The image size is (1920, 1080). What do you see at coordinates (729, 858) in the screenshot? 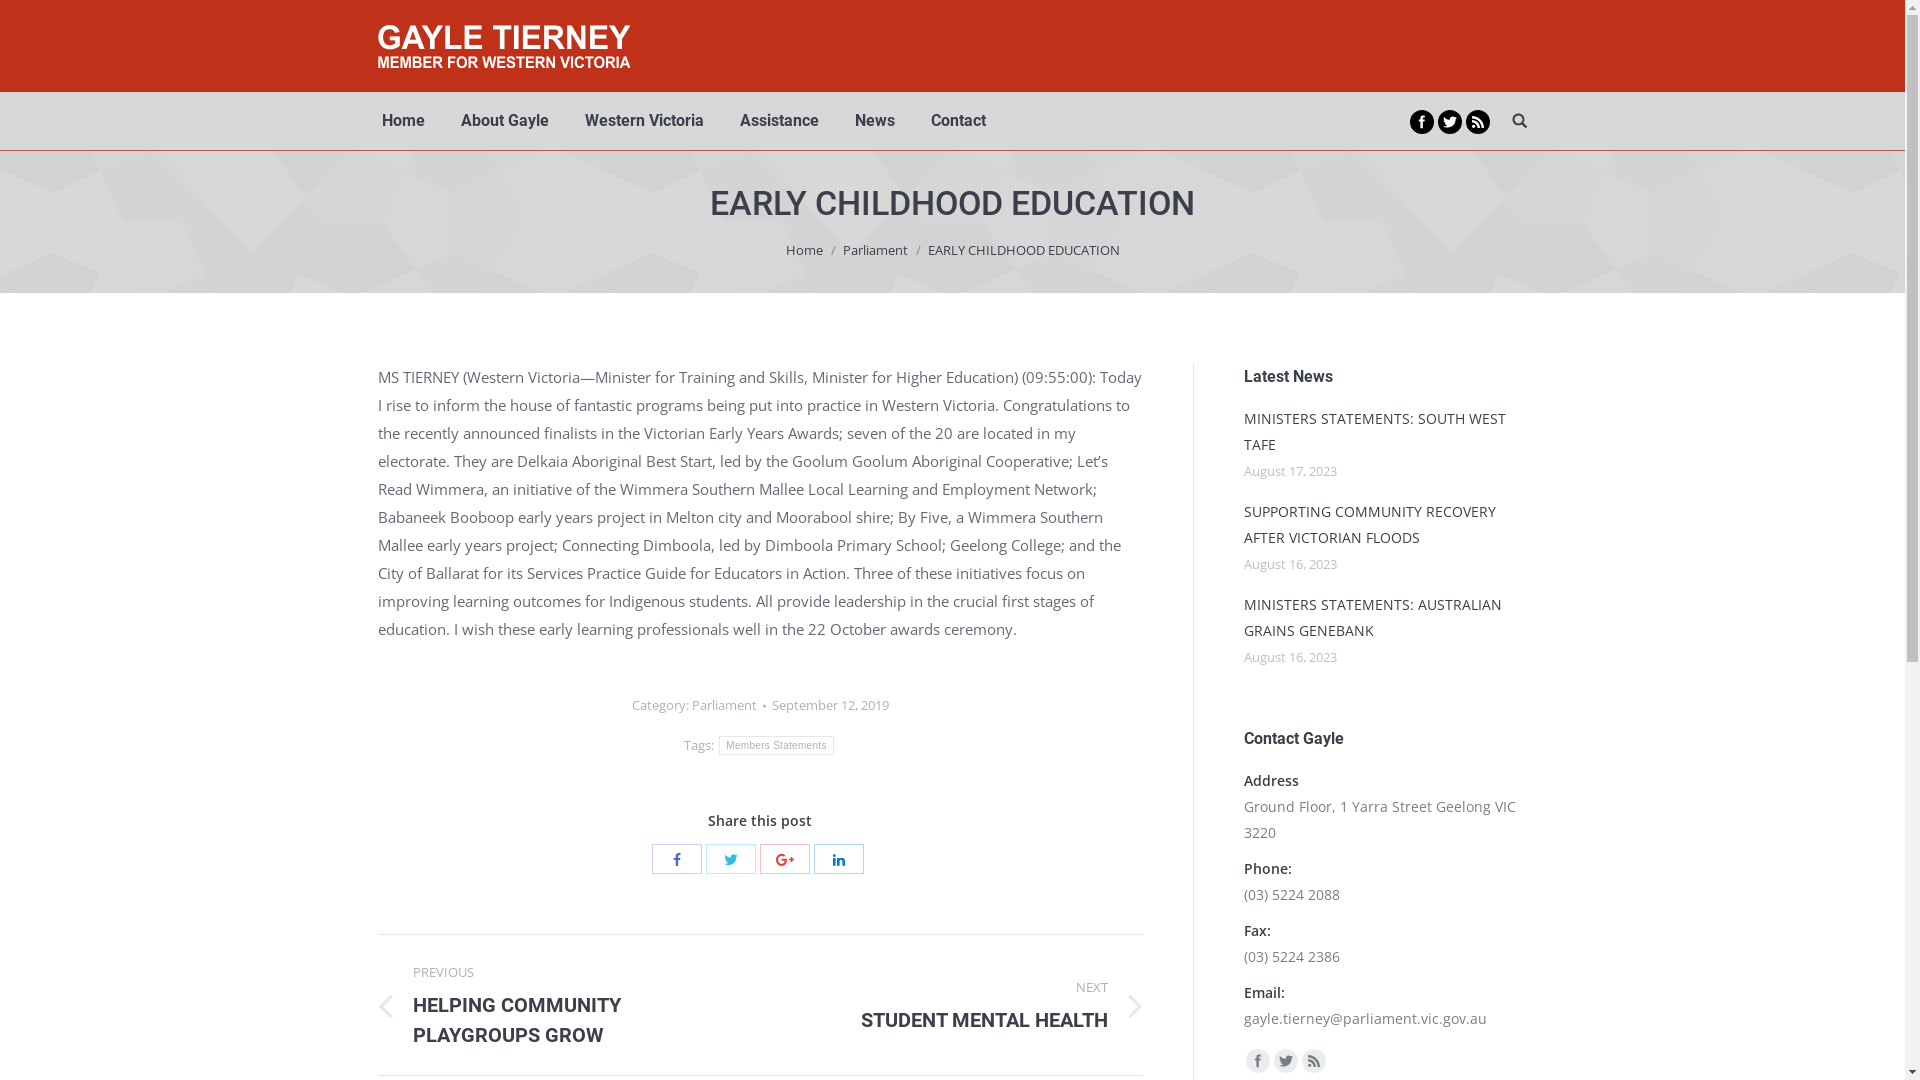
I see `'Twitter'` at bounding box center [729, 858].